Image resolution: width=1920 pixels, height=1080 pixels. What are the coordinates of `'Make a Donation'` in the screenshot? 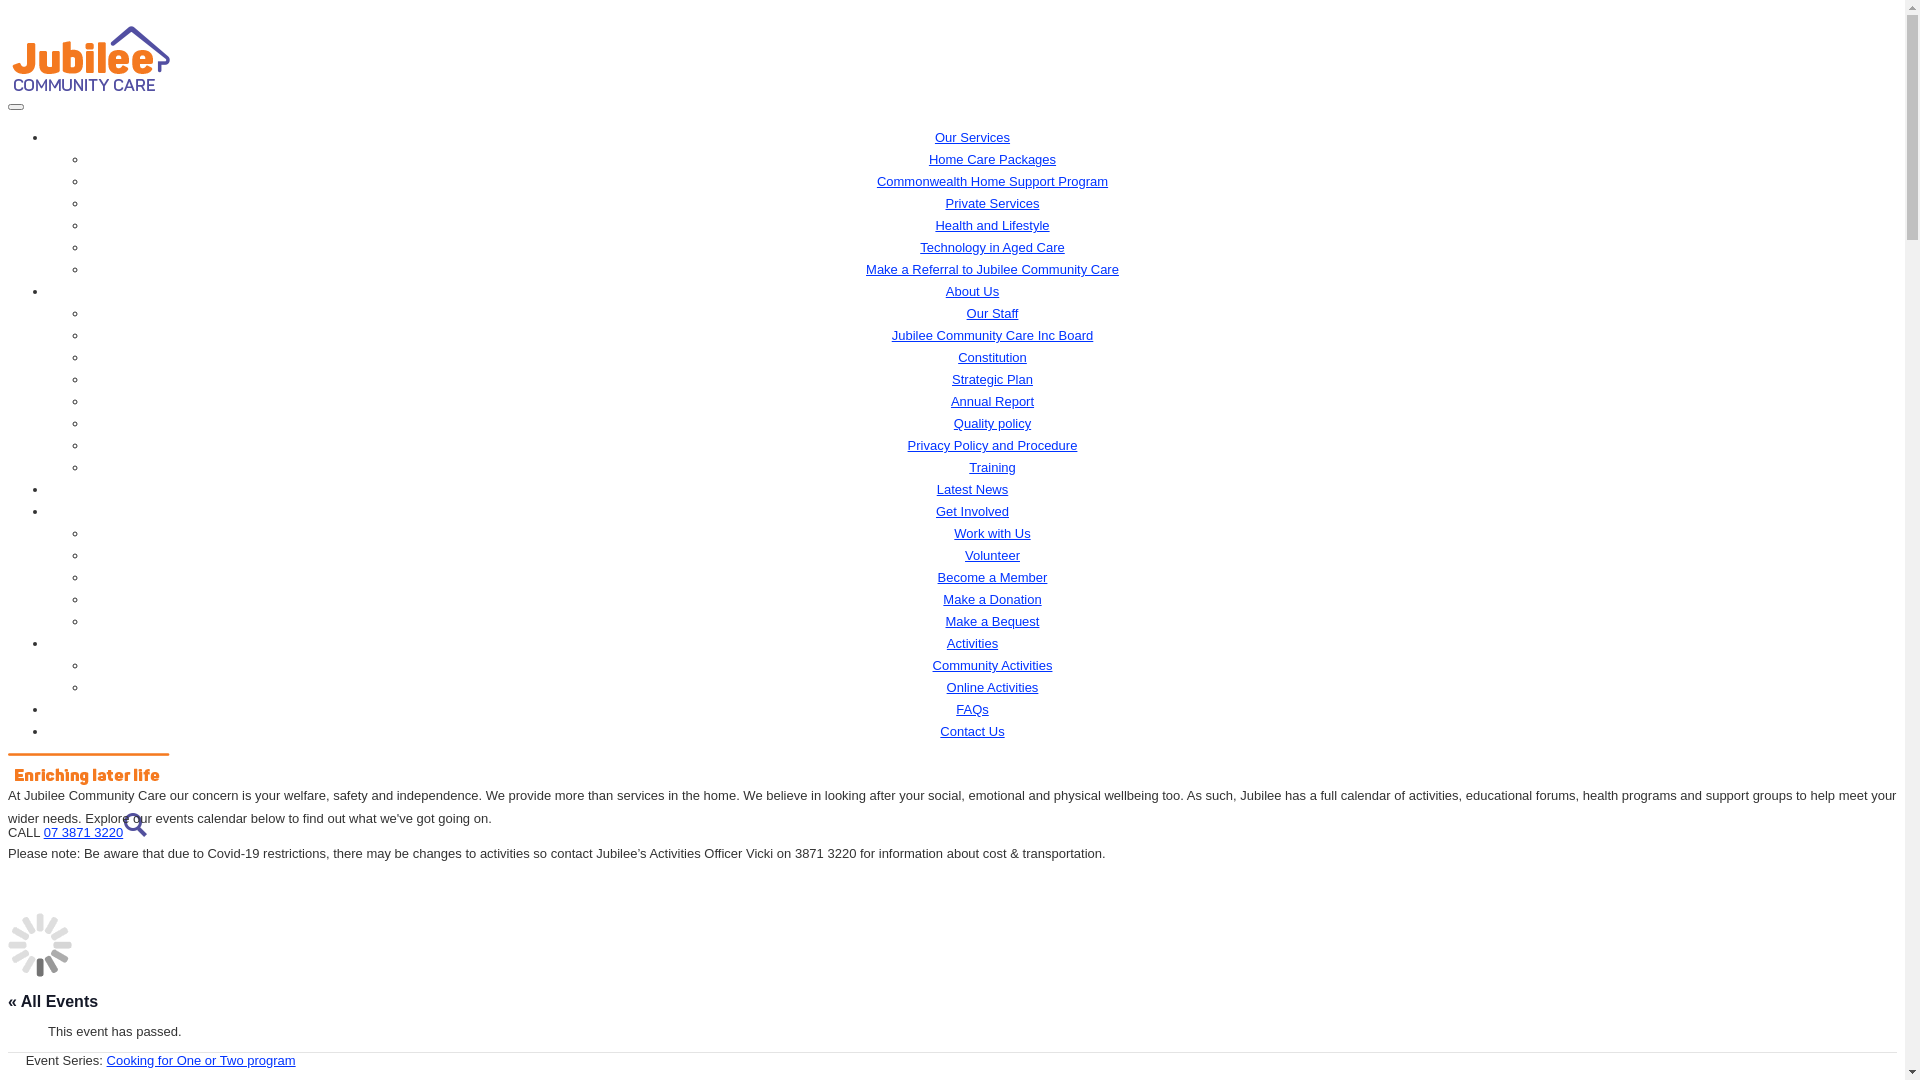 It's located at (992, 598).